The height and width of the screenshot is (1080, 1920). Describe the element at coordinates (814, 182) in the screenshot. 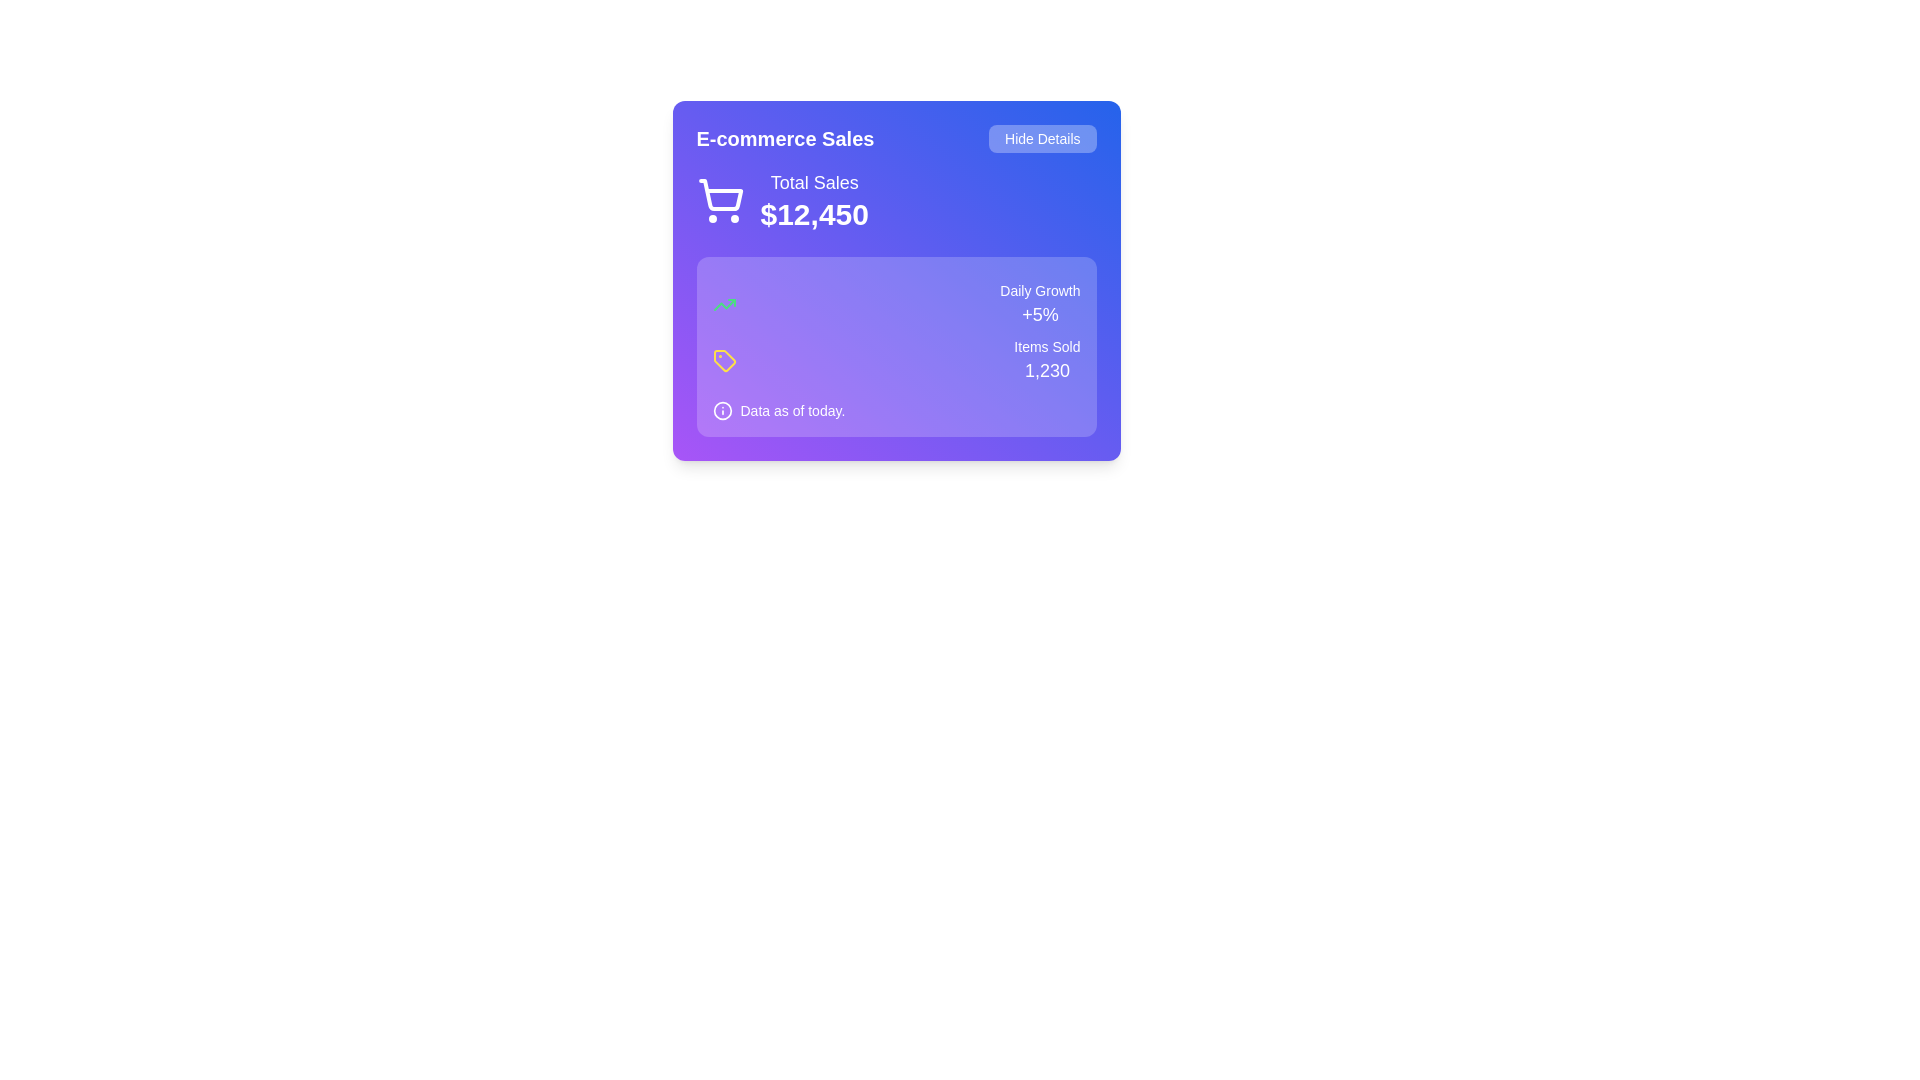

I see `the Text label indicating the total sales figure '$12,450', positioned above it within the 'E-commerce Sales' card` at that location.